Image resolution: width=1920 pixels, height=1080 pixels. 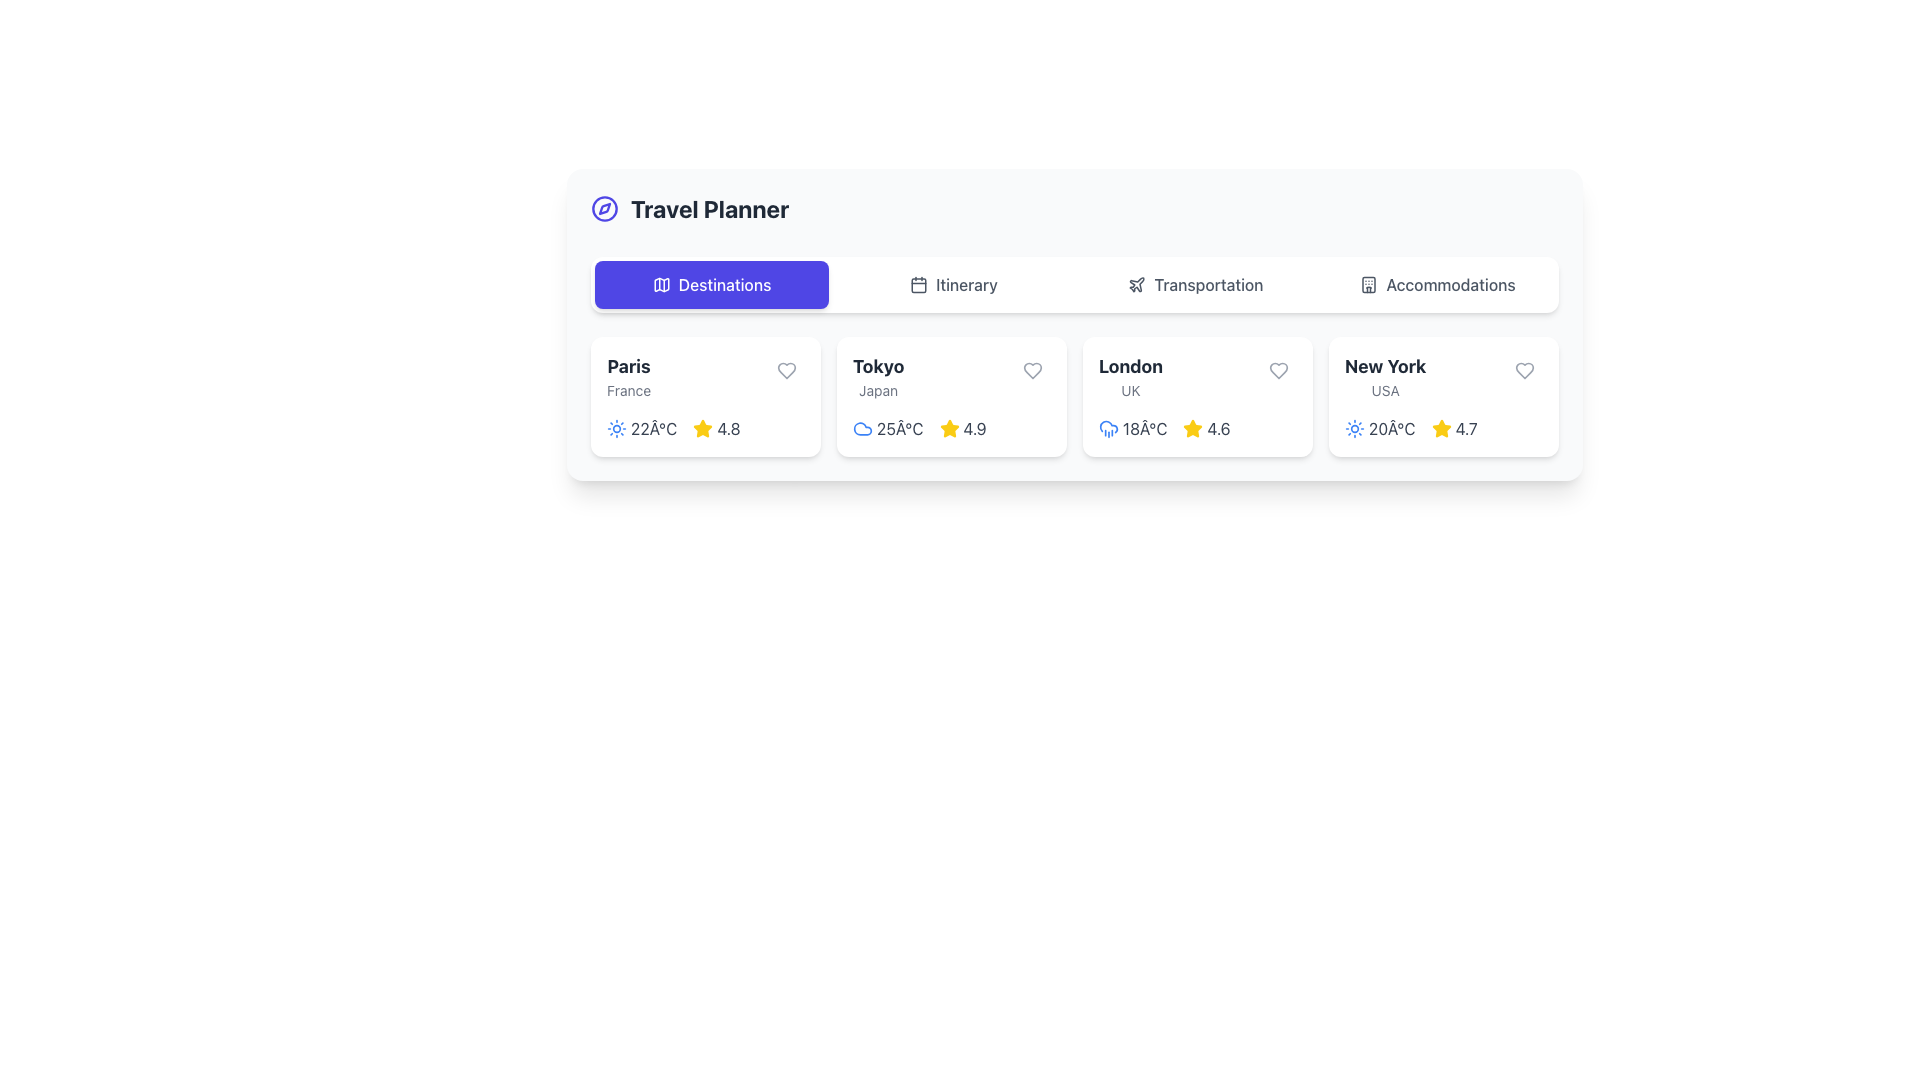 What do you see at coordinates (654, 427) in the screenshot?
I see `text label displaying '22Â°C' that is light gray and positioned next to a sun icon in the Paris section of the travel planner interface` at bounding box center [654, 427].